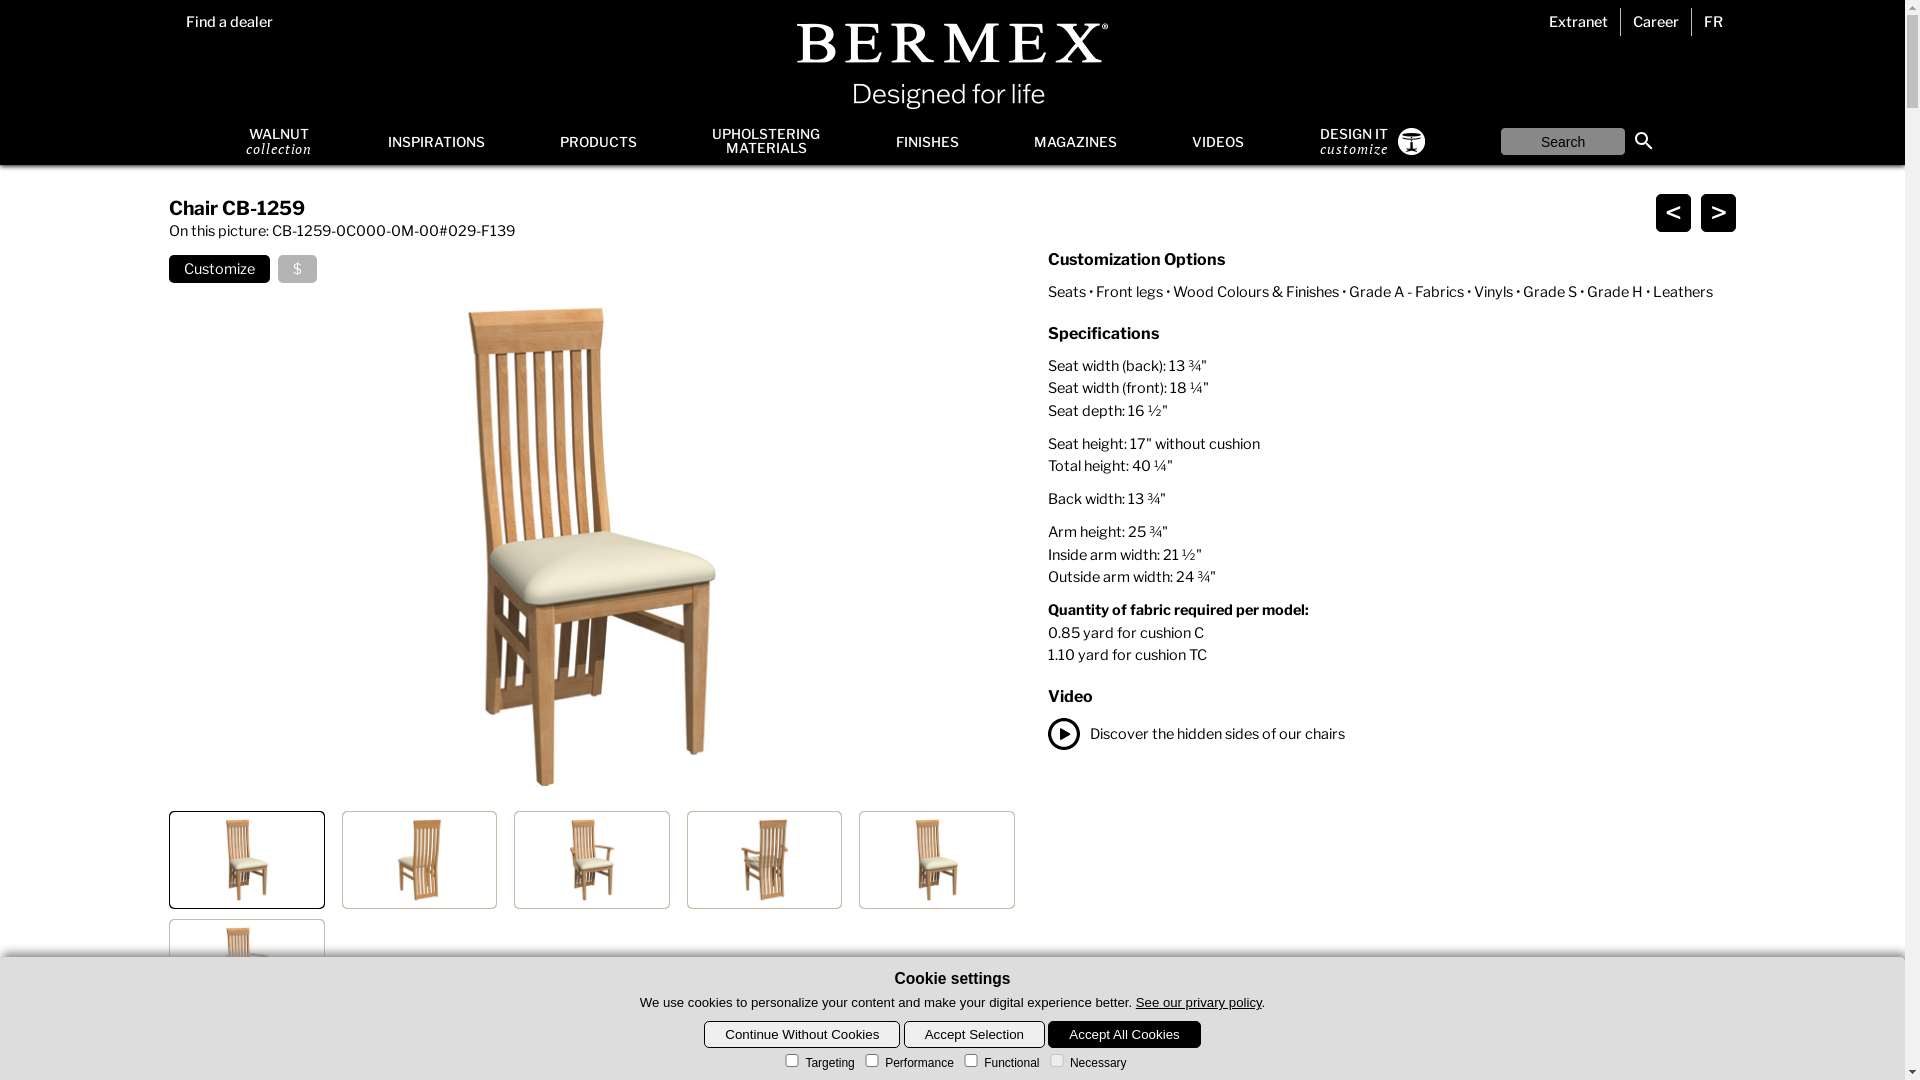 This screenshot has width=1920, height=1080. I want to click on '<', so click(1673, 212).